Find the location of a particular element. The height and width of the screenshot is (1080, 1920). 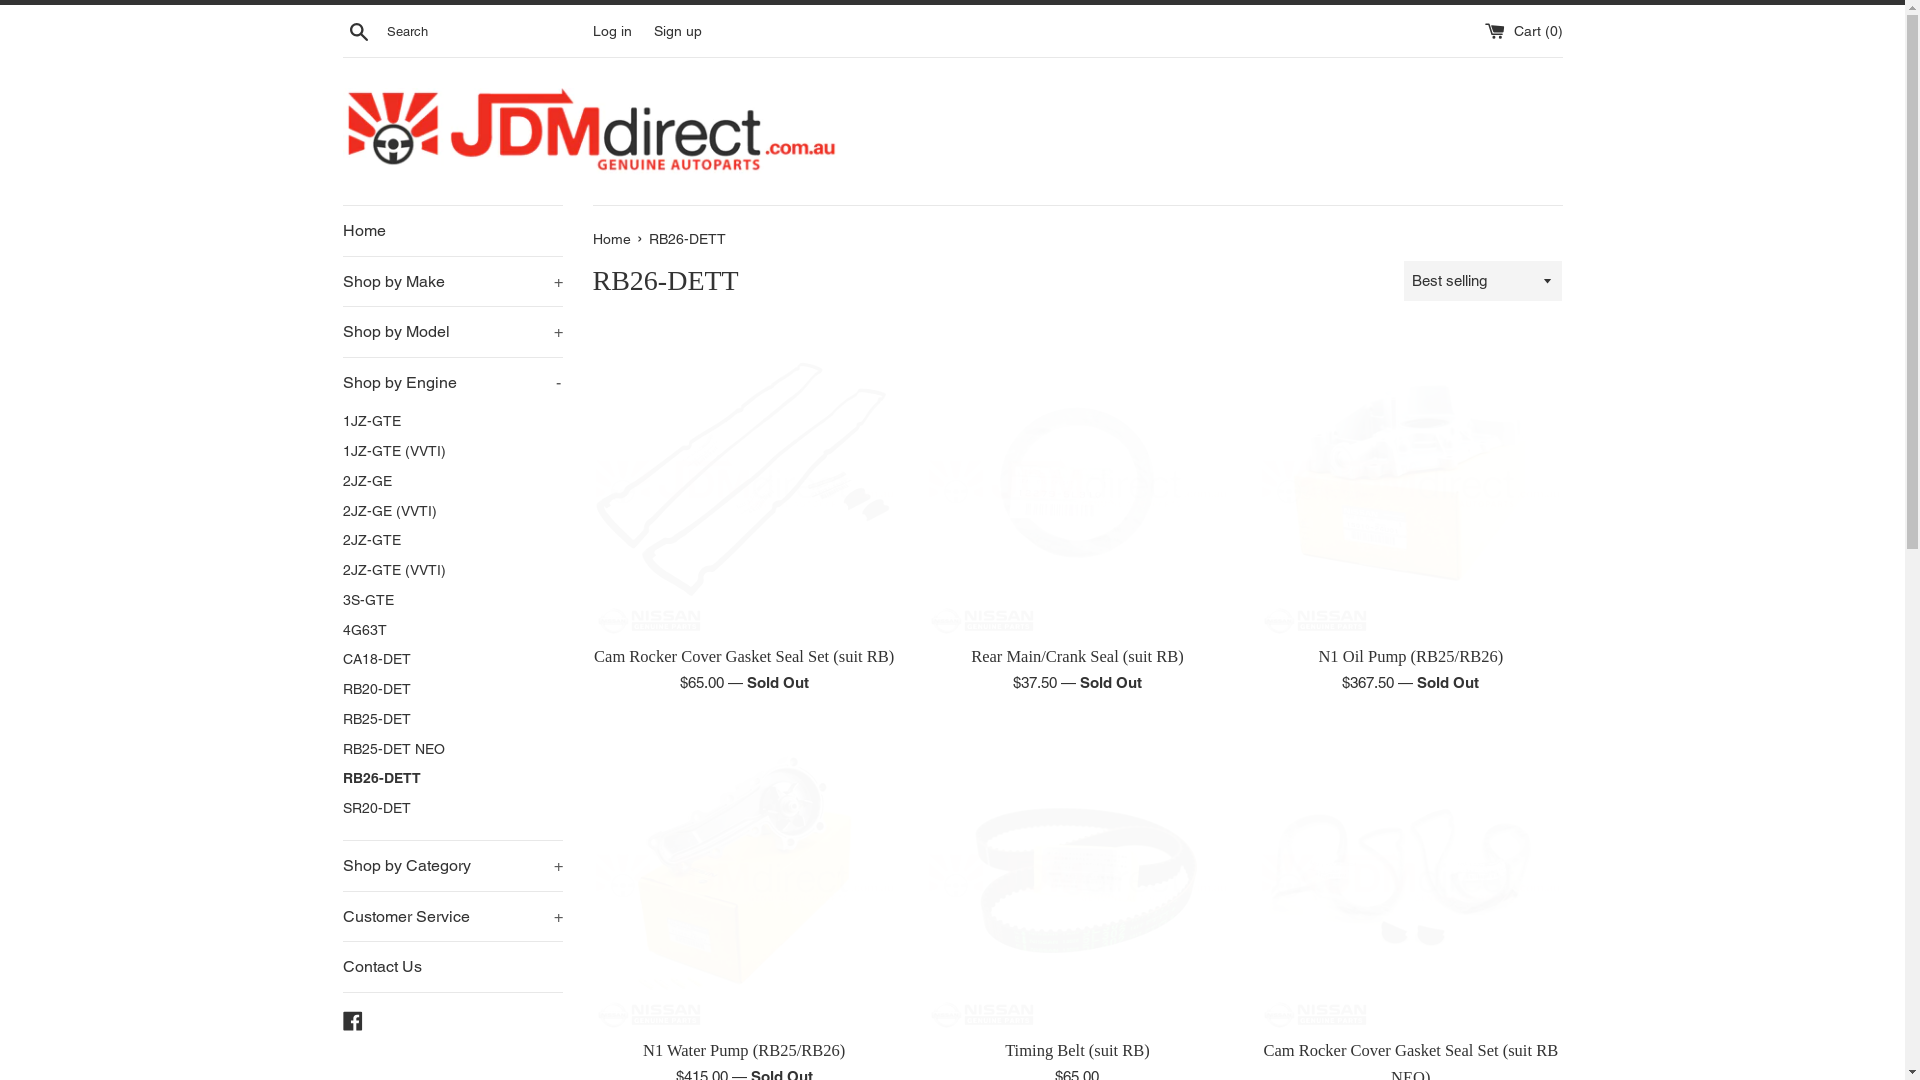

'2JZ-GTE (VVTI)' is located at coordinates (450, 570).